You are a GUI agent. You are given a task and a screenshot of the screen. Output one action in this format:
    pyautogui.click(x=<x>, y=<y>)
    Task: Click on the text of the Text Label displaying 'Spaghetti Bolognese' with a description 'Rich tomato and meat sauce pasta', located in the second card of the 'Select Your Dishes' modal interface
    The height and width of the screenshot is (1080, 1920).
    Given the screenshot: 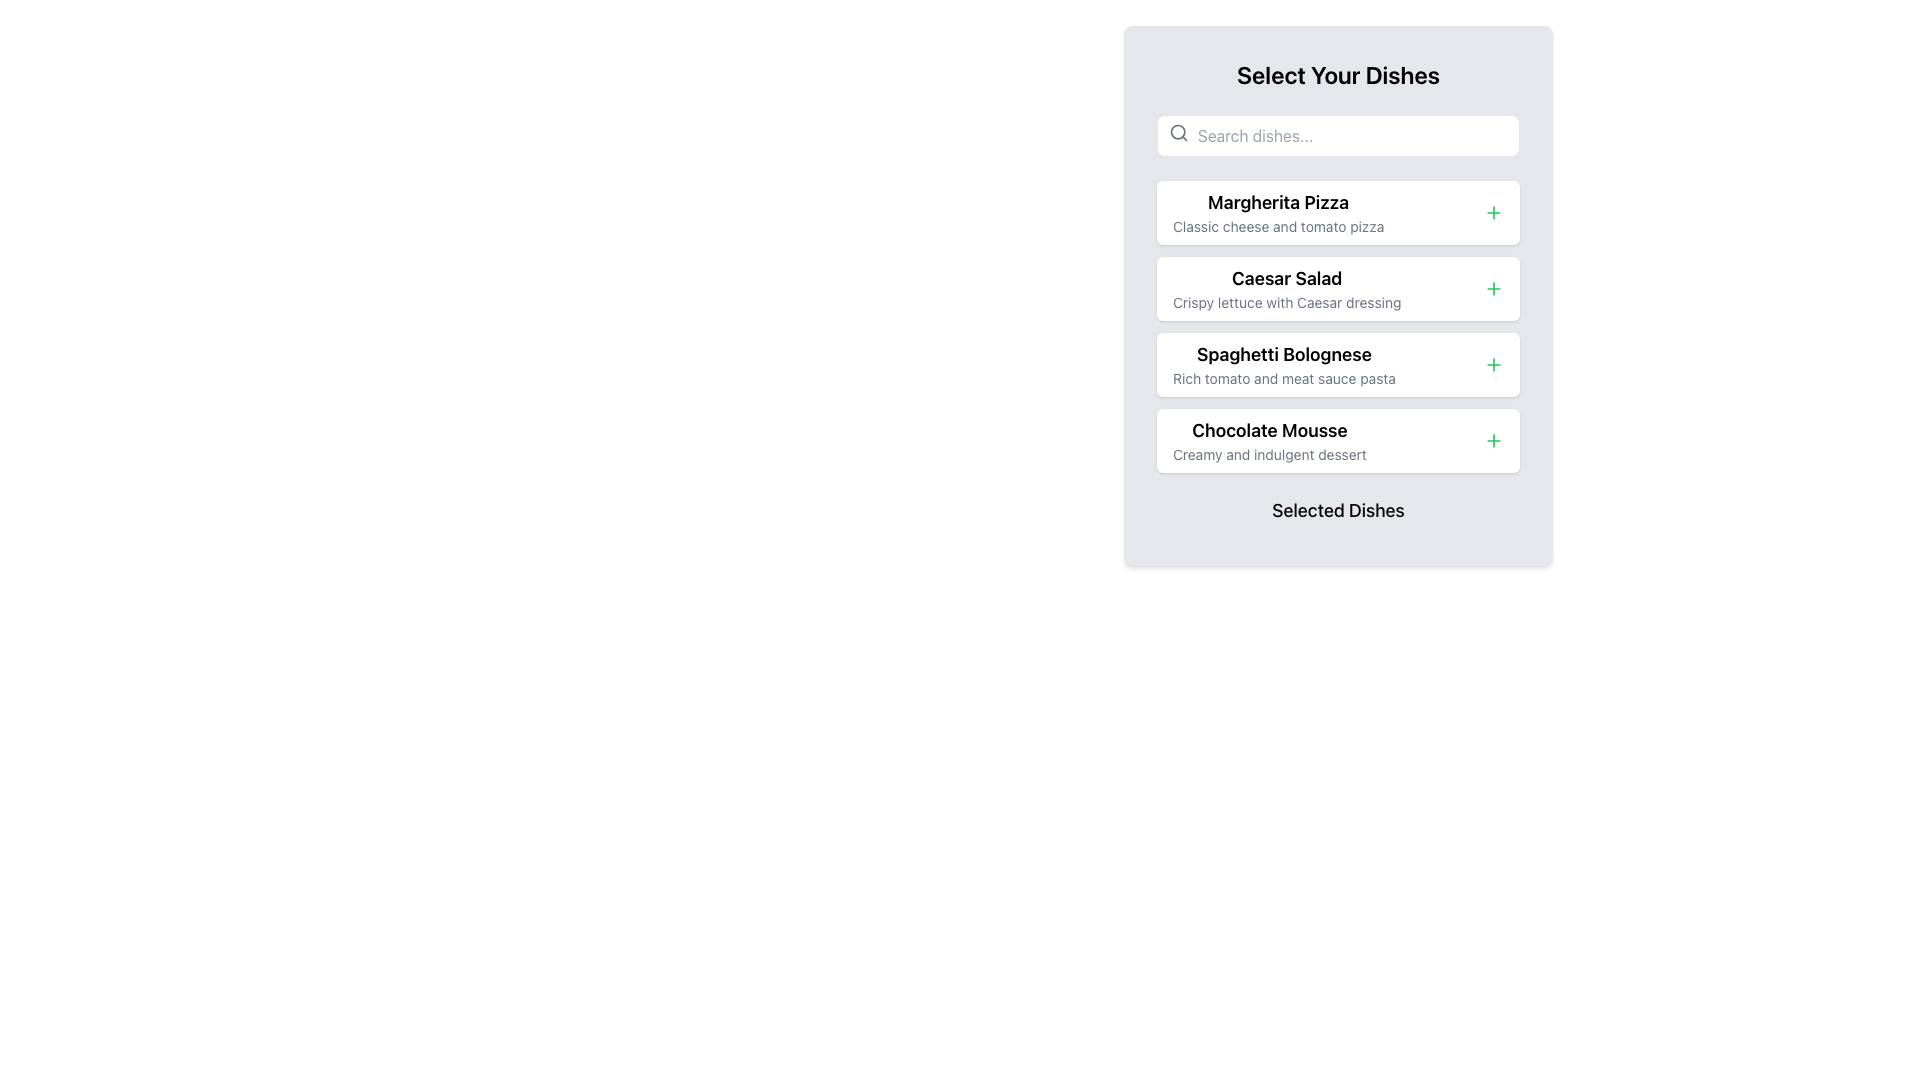 What is the action you would take?
    pyautogui.click(x=1284, y=365)
    